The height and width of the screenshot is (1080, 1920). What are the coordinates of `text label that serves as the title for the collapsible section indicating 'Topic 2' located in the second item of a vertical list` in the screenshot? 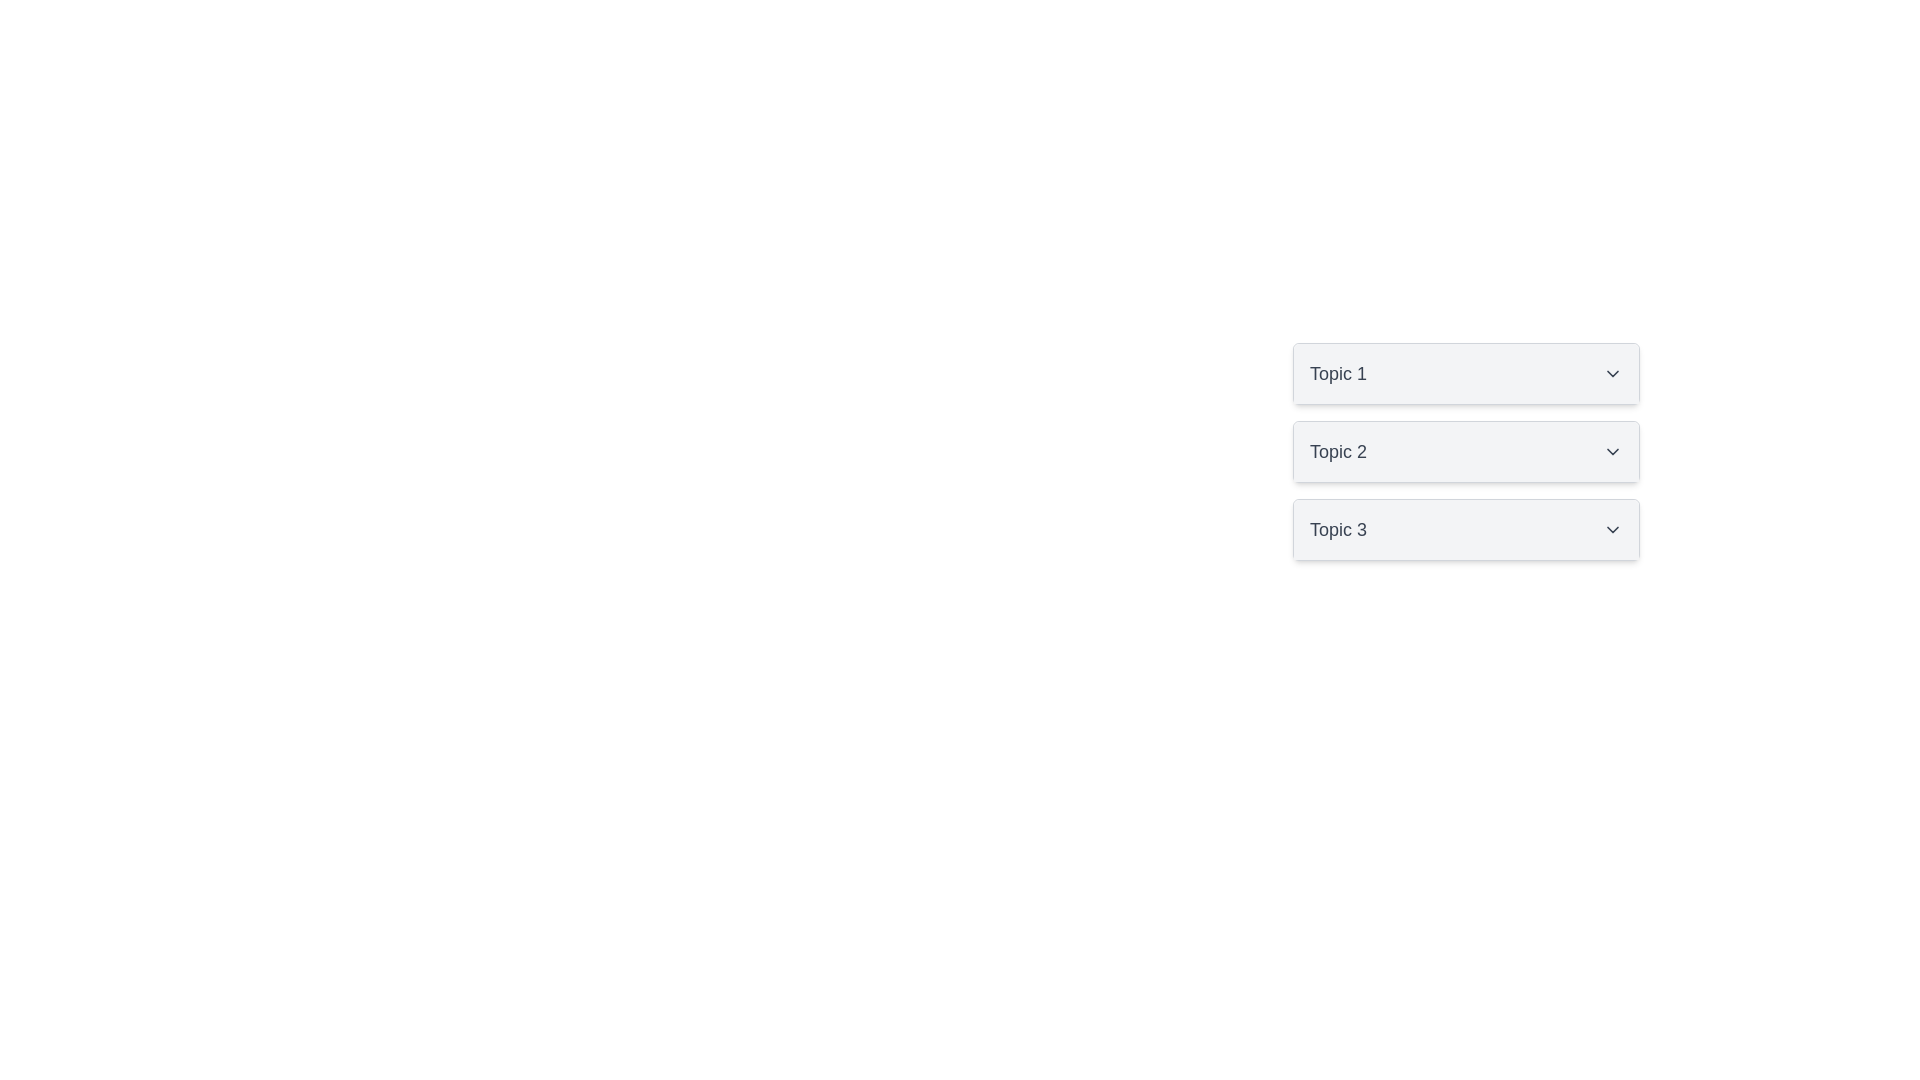 It's located at (1338, 451).